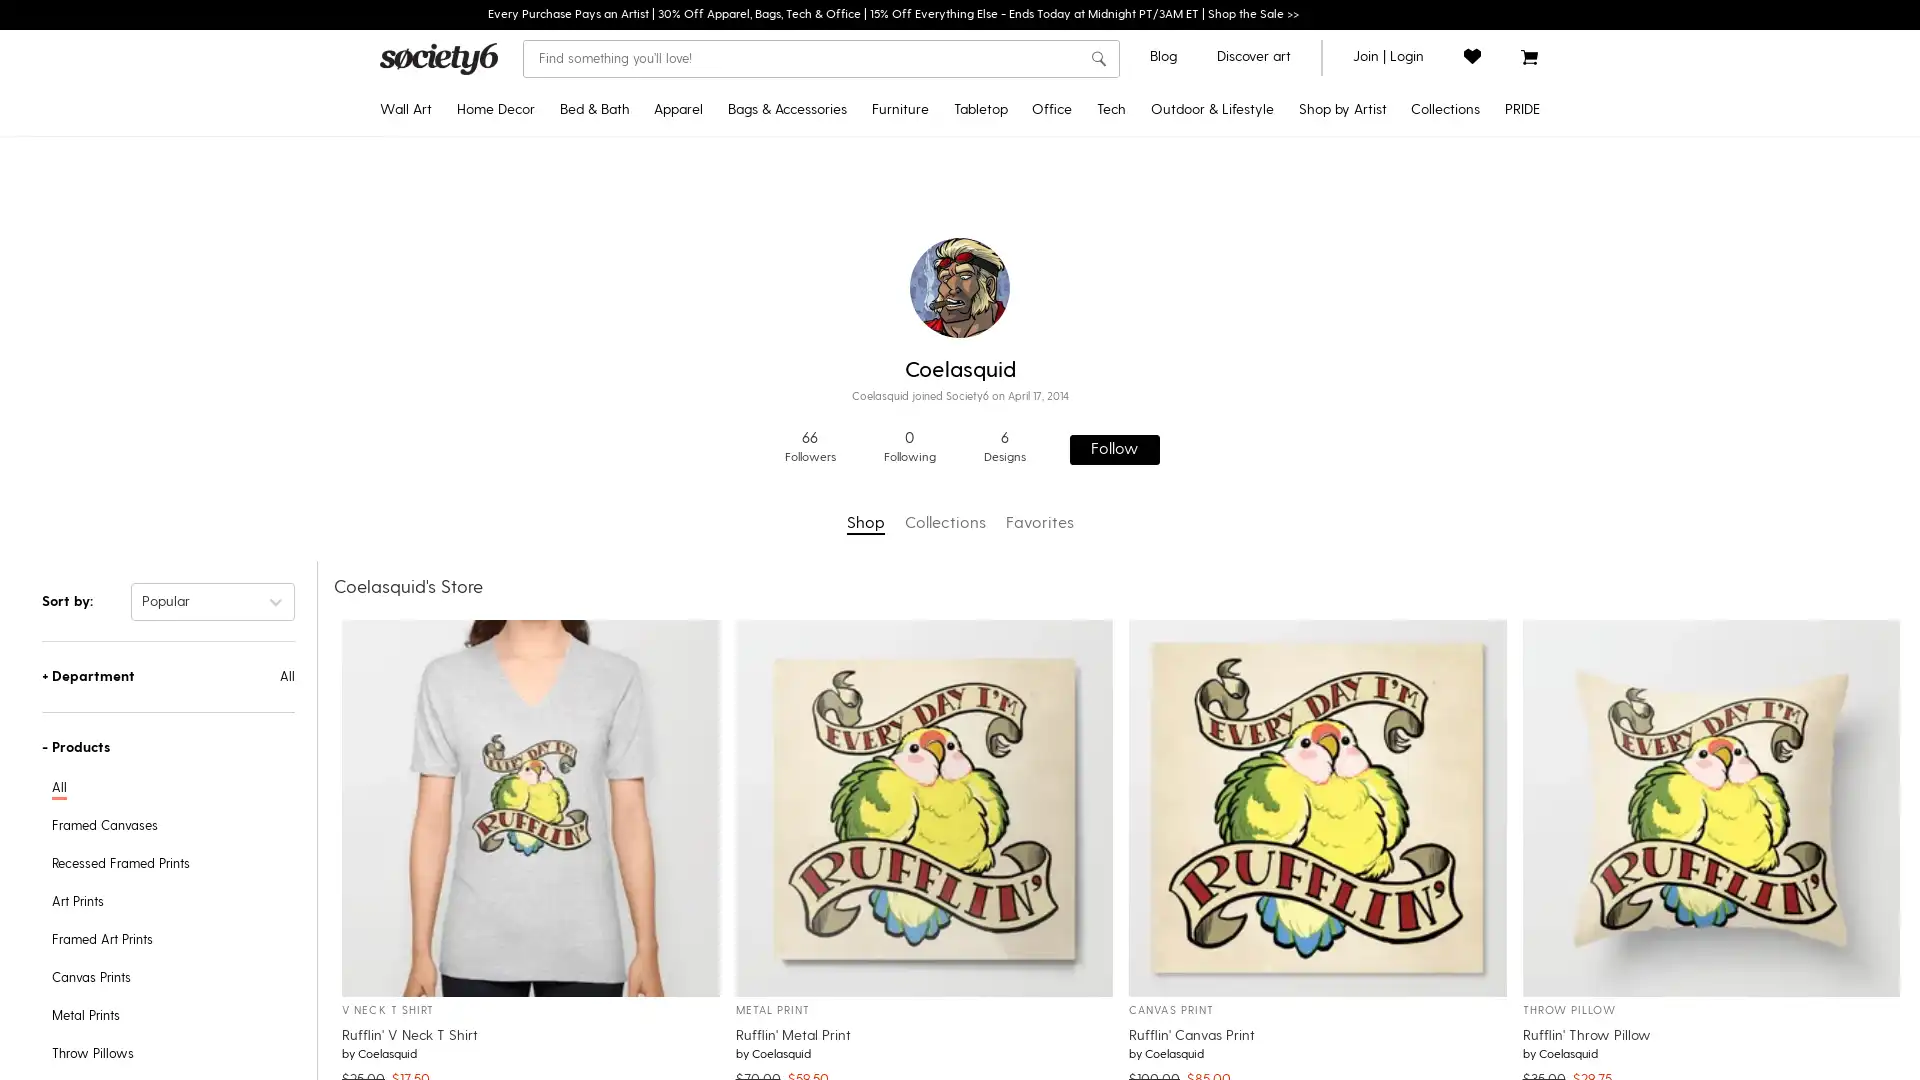 The image size is (1920, 1080). I want to click on Mini Art Prints, so click(470, 514).